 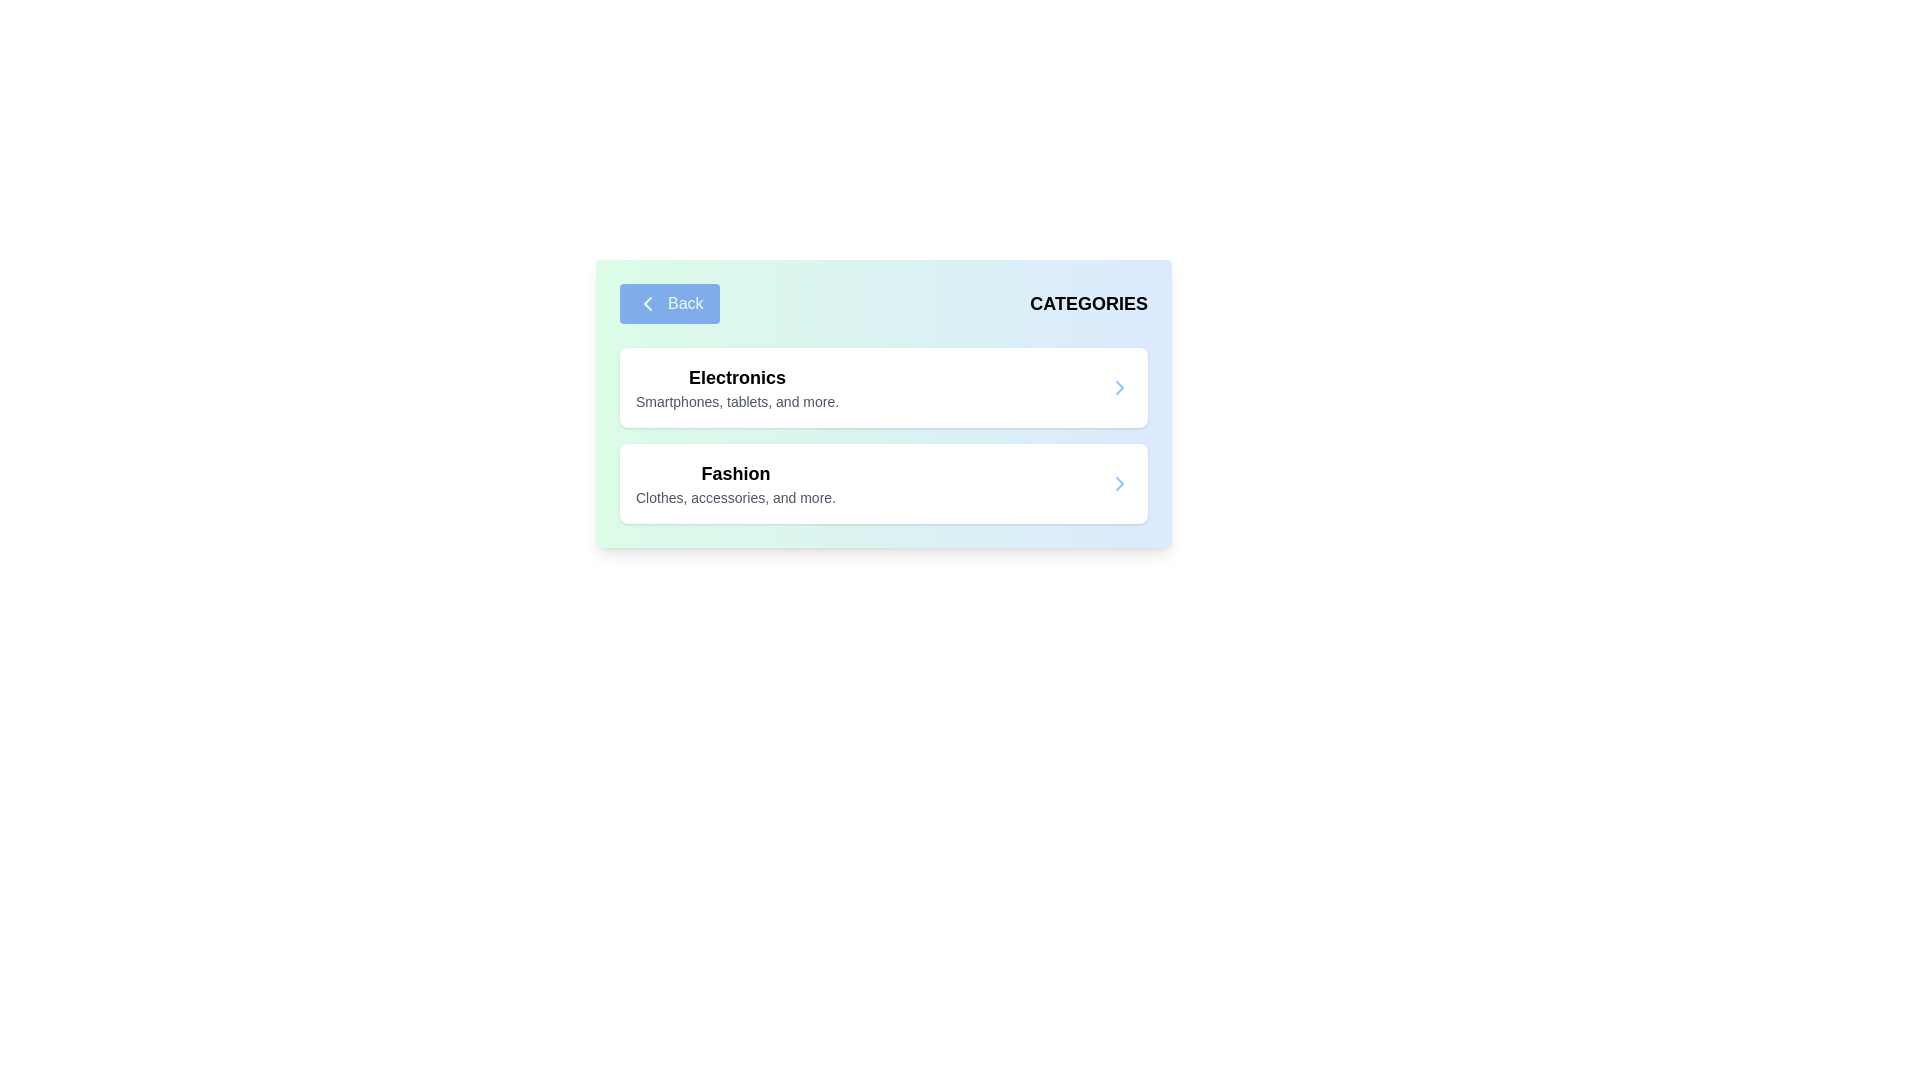 What do you see at coordinates (648, 304) in the screenshot?
I see `the backward navigation icon located at the top-left portion of the interface` at bounding box center [648, 304].